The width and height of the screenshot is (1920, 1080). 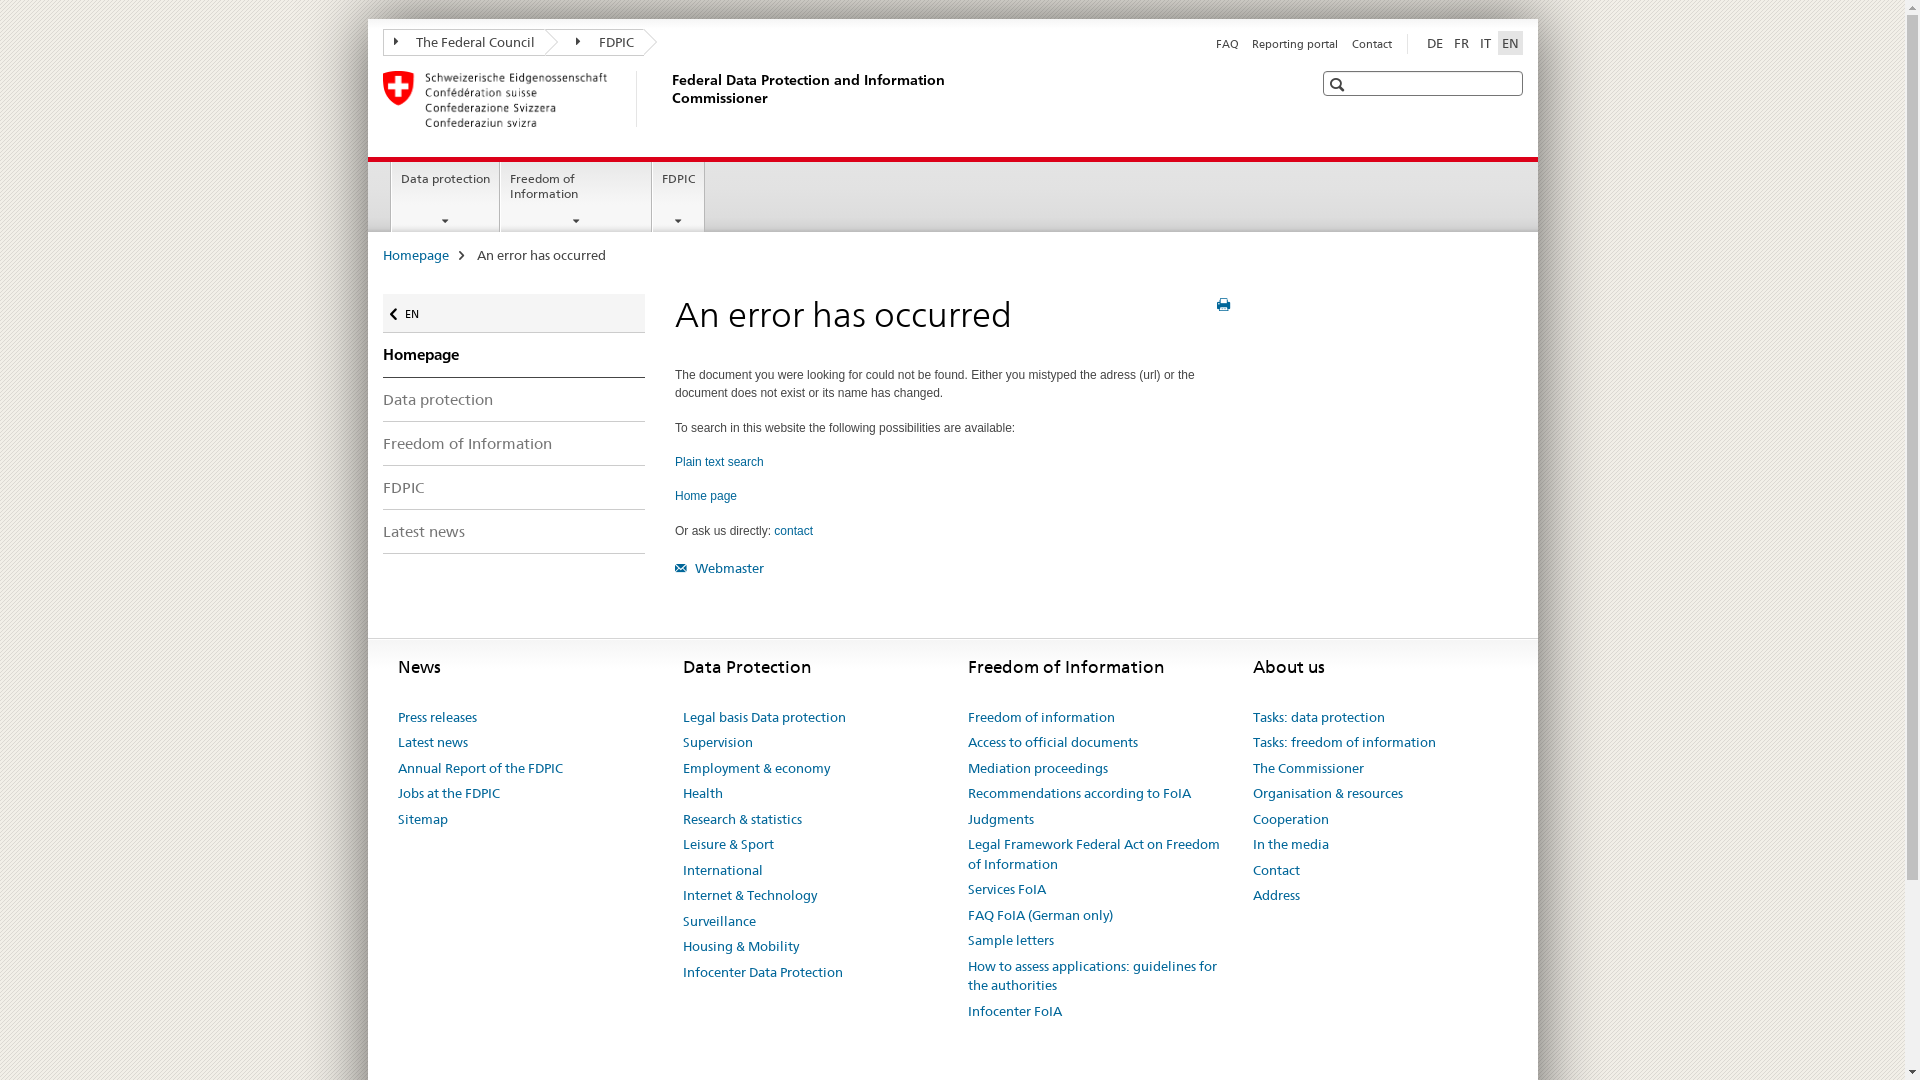 I want to click on 'Judgments', so click(x=1001, y=820).